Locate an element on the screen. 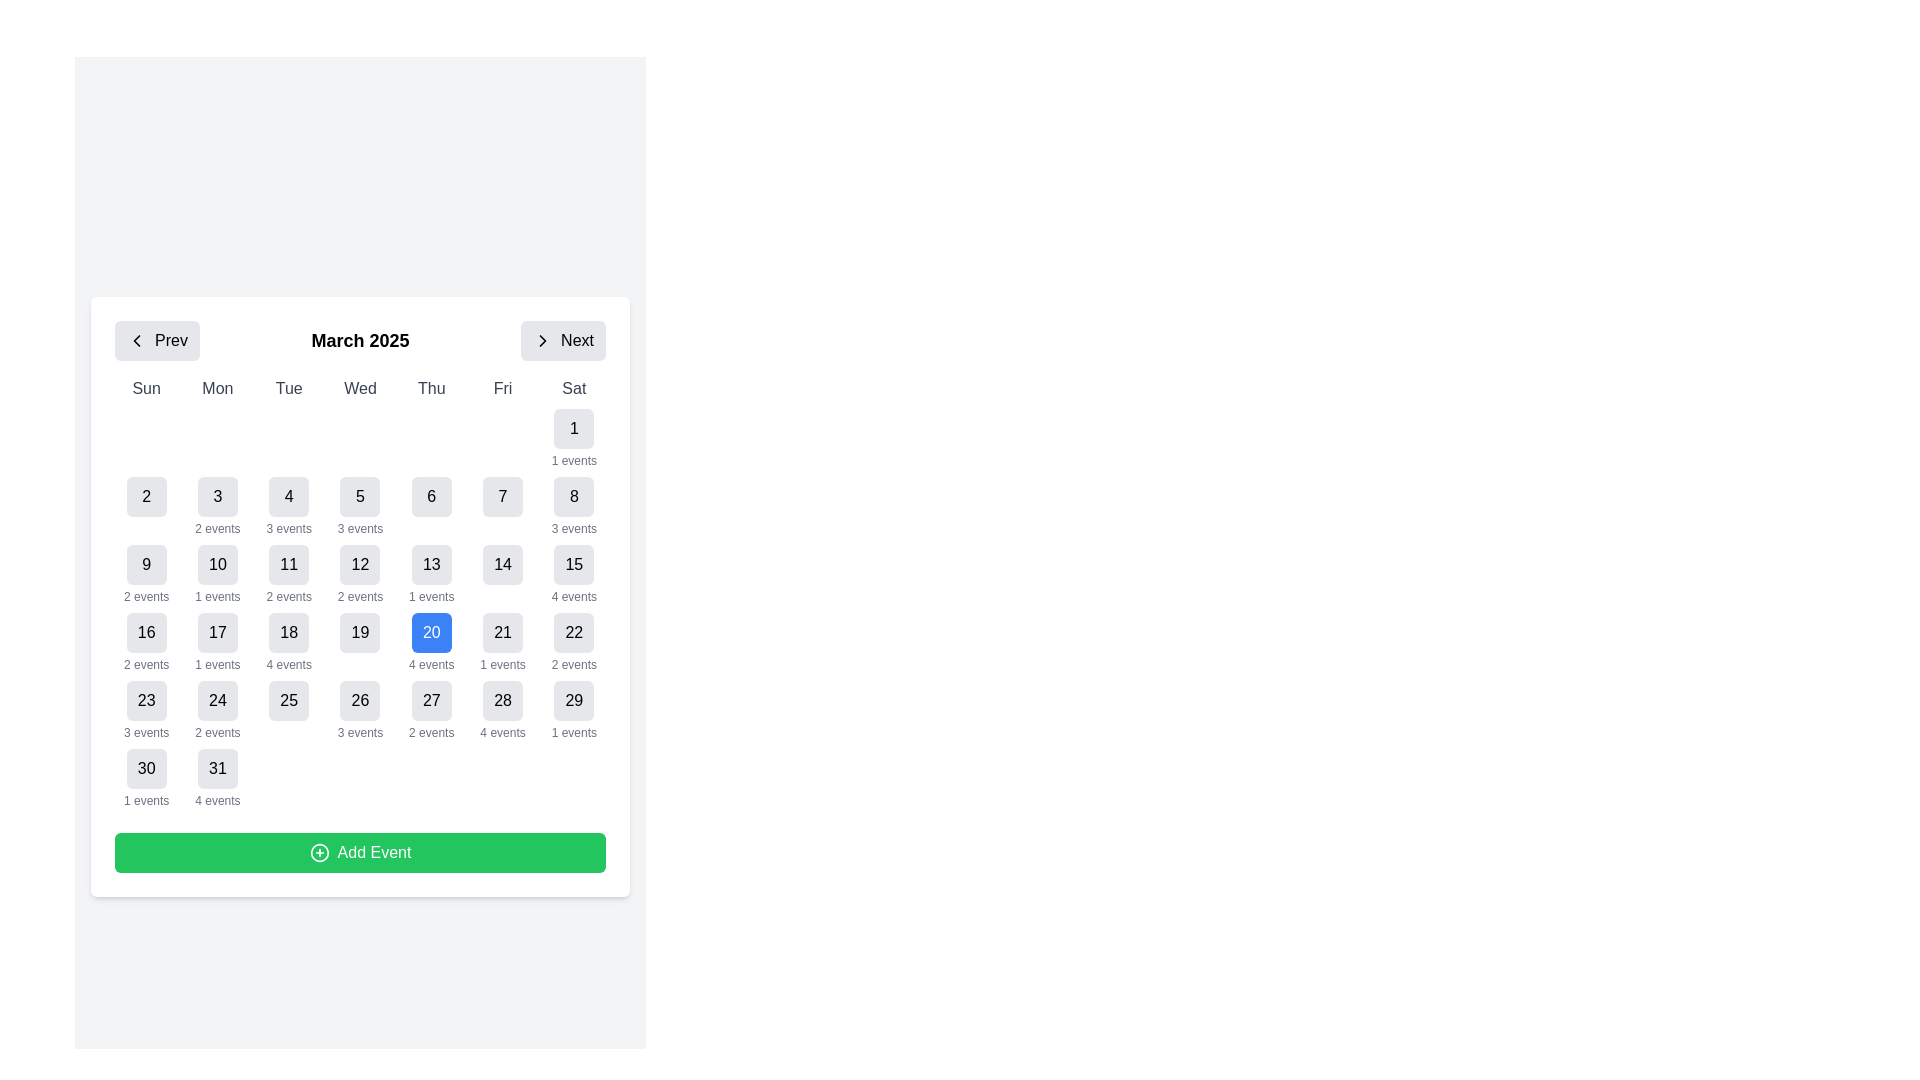  the DateCell in the calendar grid under the column labeled 'Sat', which is the eighth cell corresponding to the date '8' is located at coordinates (573, 505).